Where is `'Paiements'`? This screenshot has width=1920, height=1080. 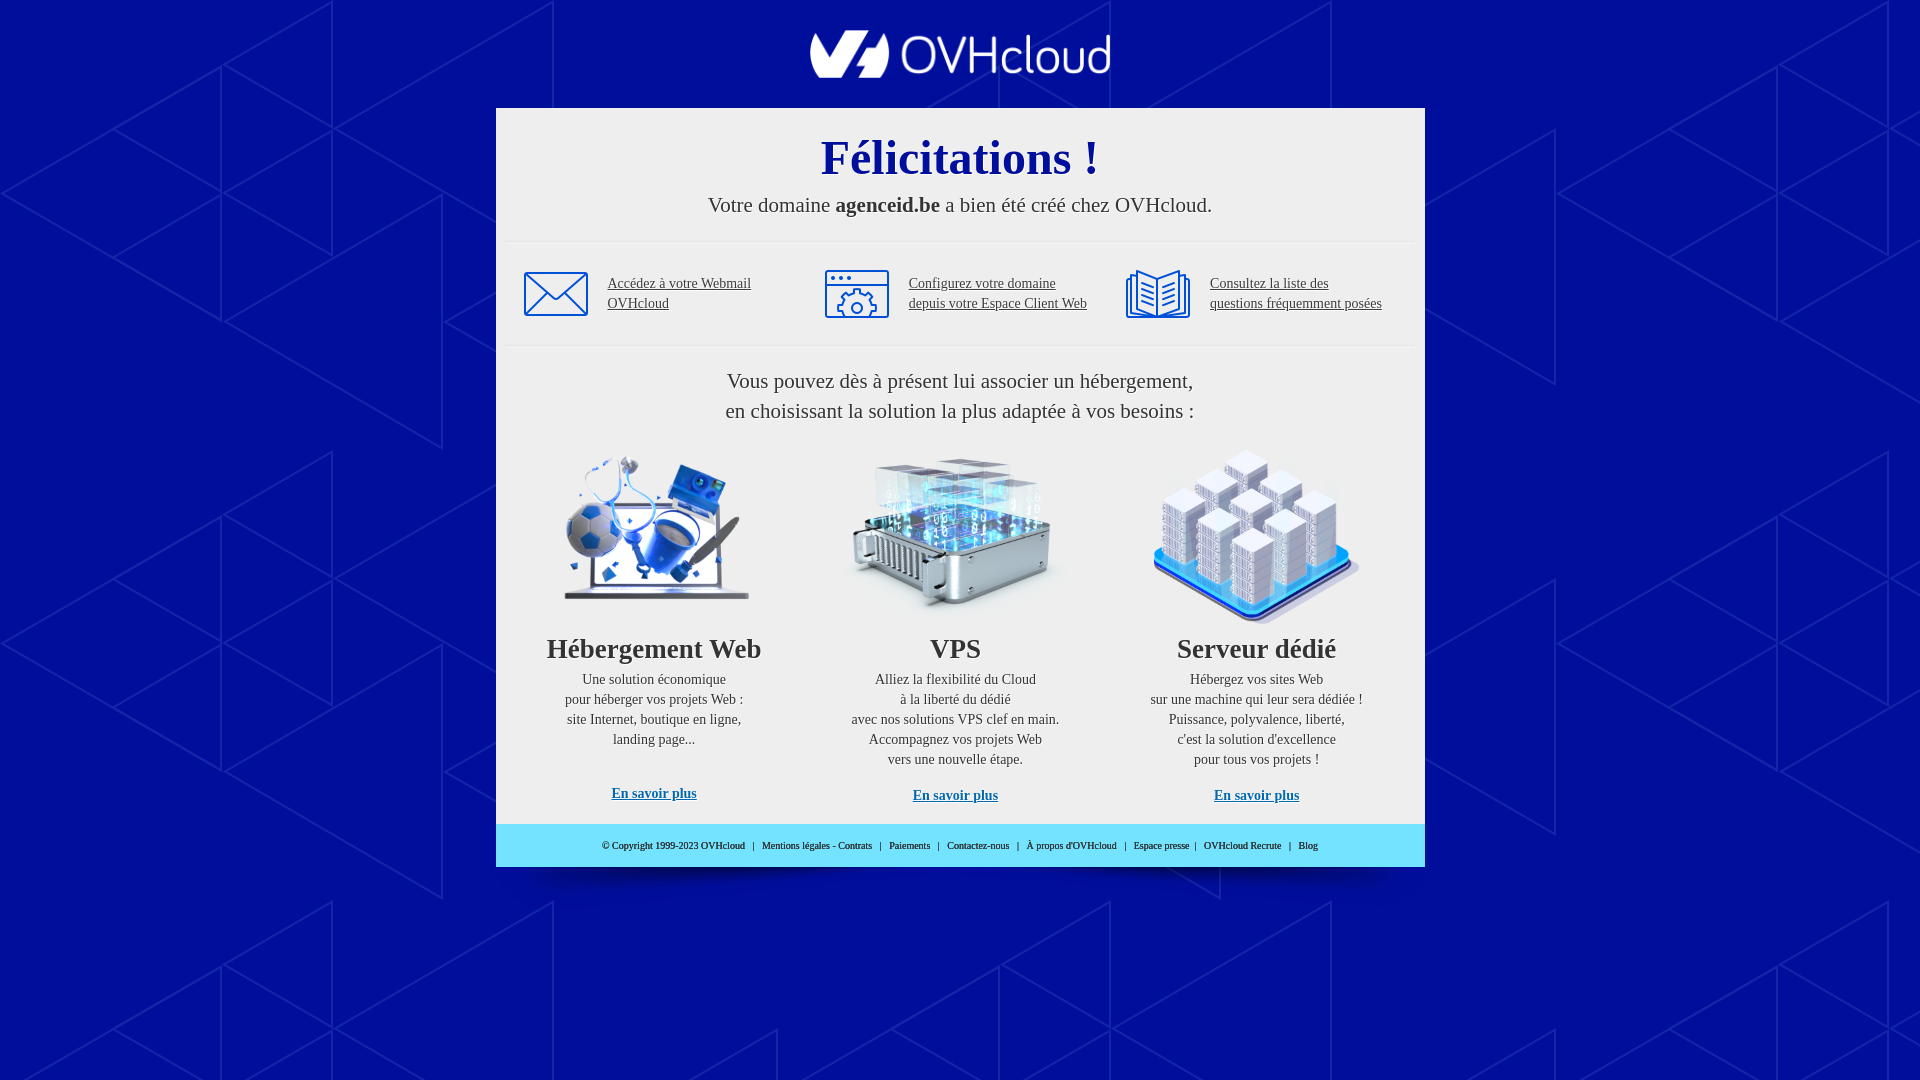 'Paiements' is located at coordinates (887, 845).